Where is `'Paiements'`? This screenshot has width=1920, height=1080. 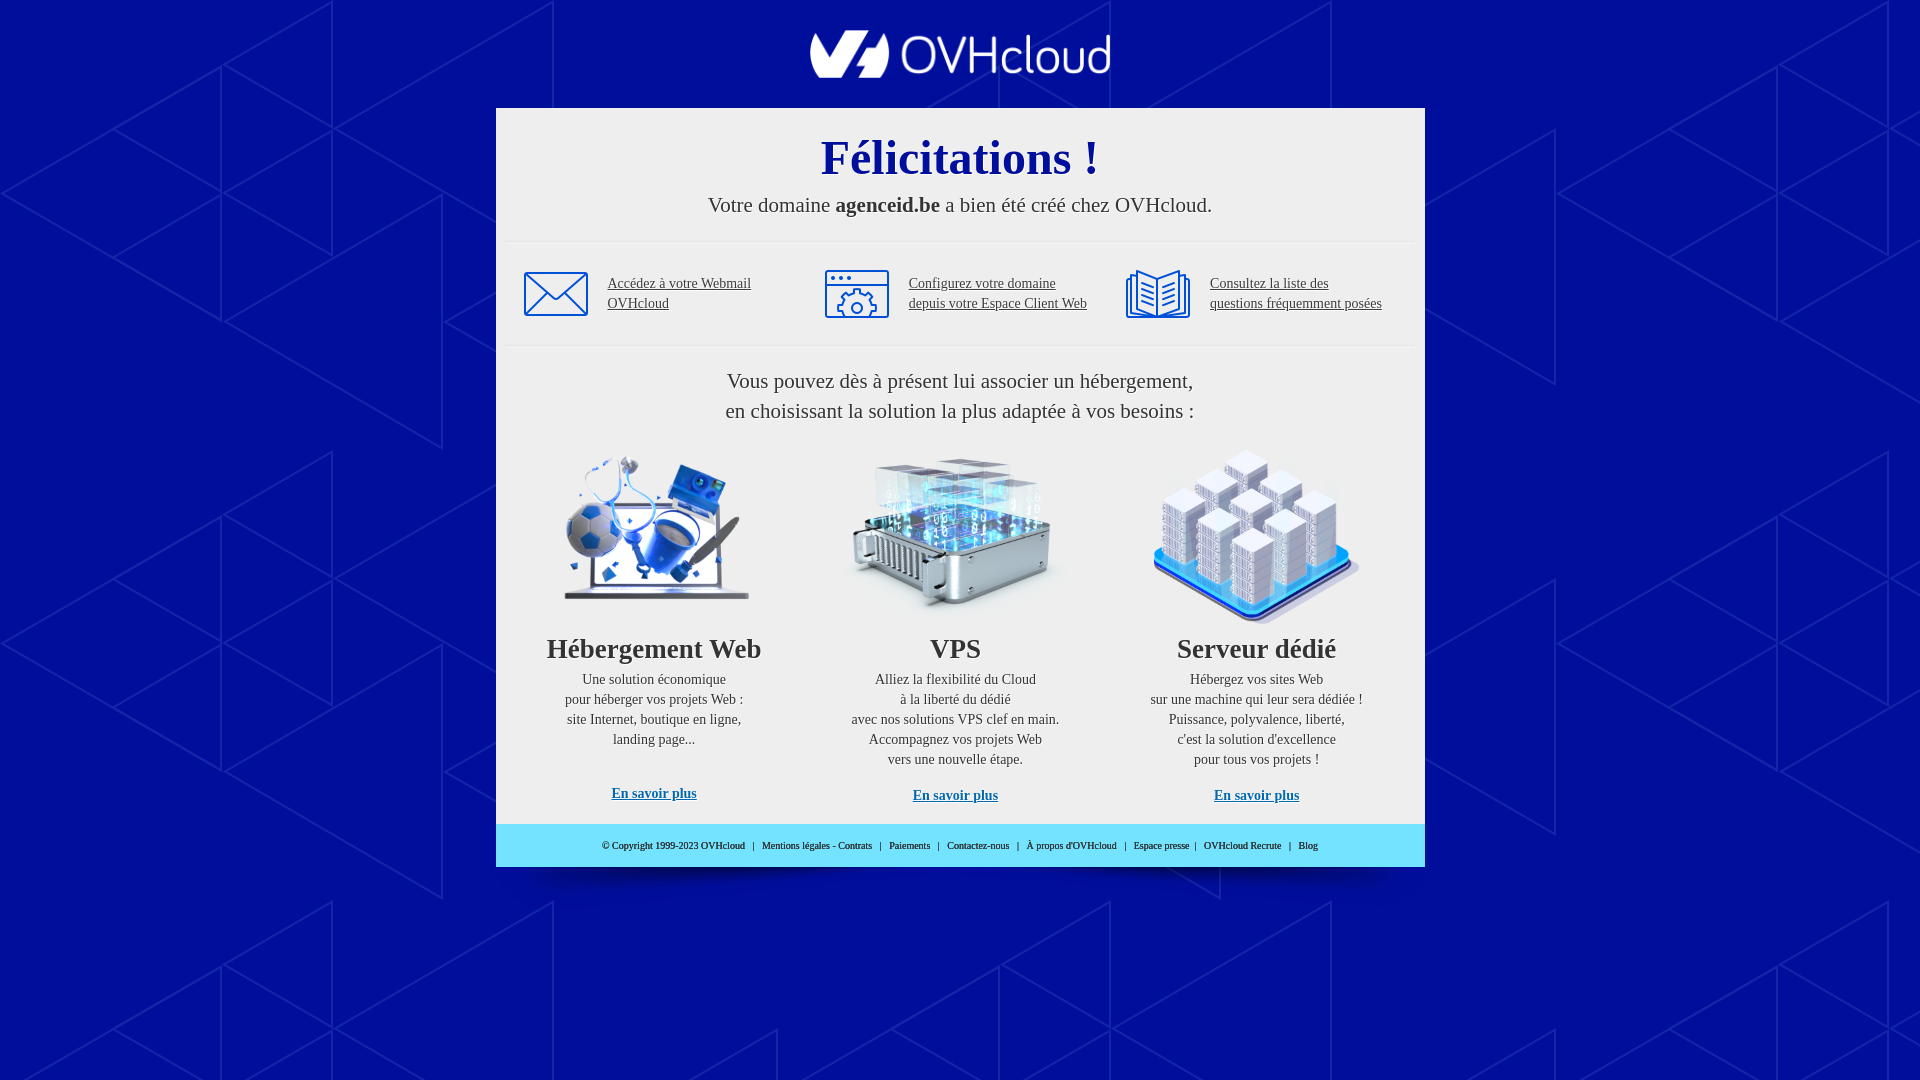 'Paiements' is located at coordinates (887, 845).